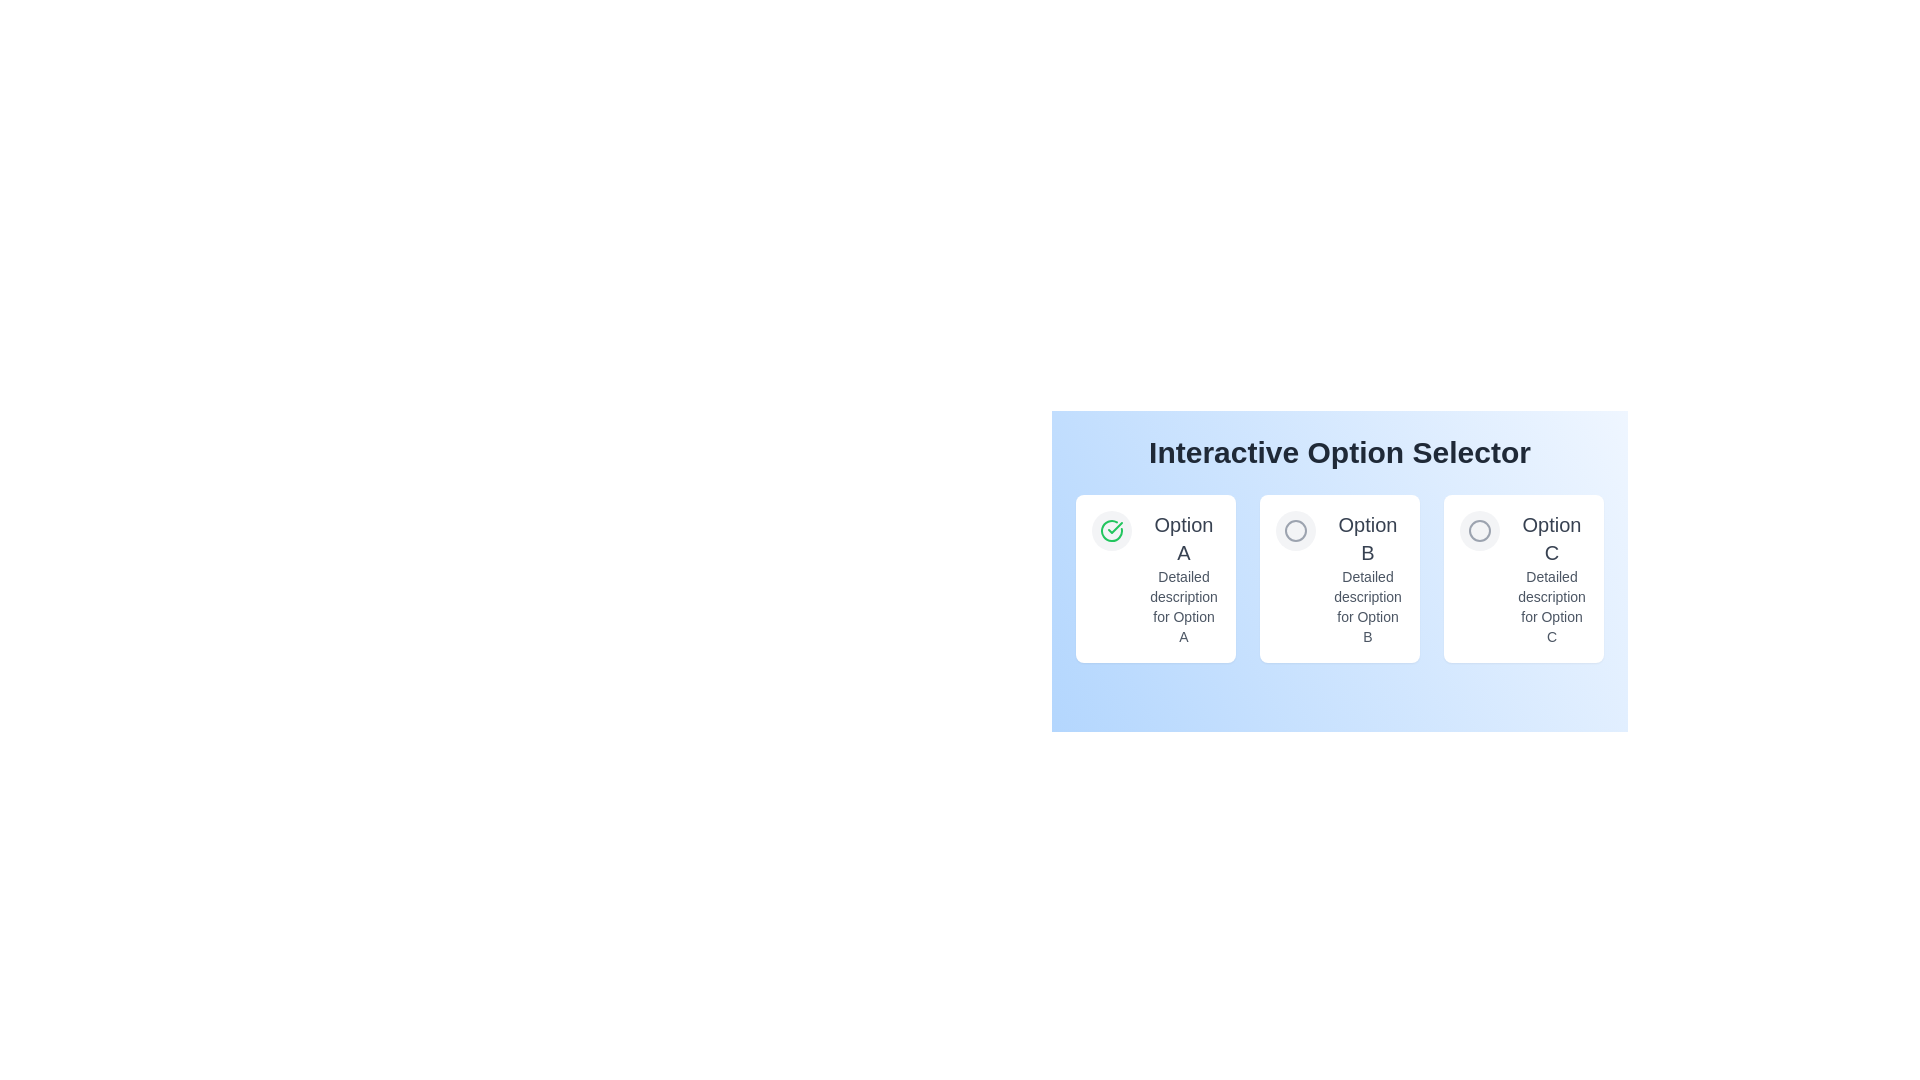 The width and height of the screenshot is (1920, 1080). Describe the element at coordinates (1339, 559) in the screenshot. I see `the 'Option B' radio button card, which features the title 'Option B' and is positioned in the center of a grid layout, directly next to 'Option A' and 'Option C'` at that location.